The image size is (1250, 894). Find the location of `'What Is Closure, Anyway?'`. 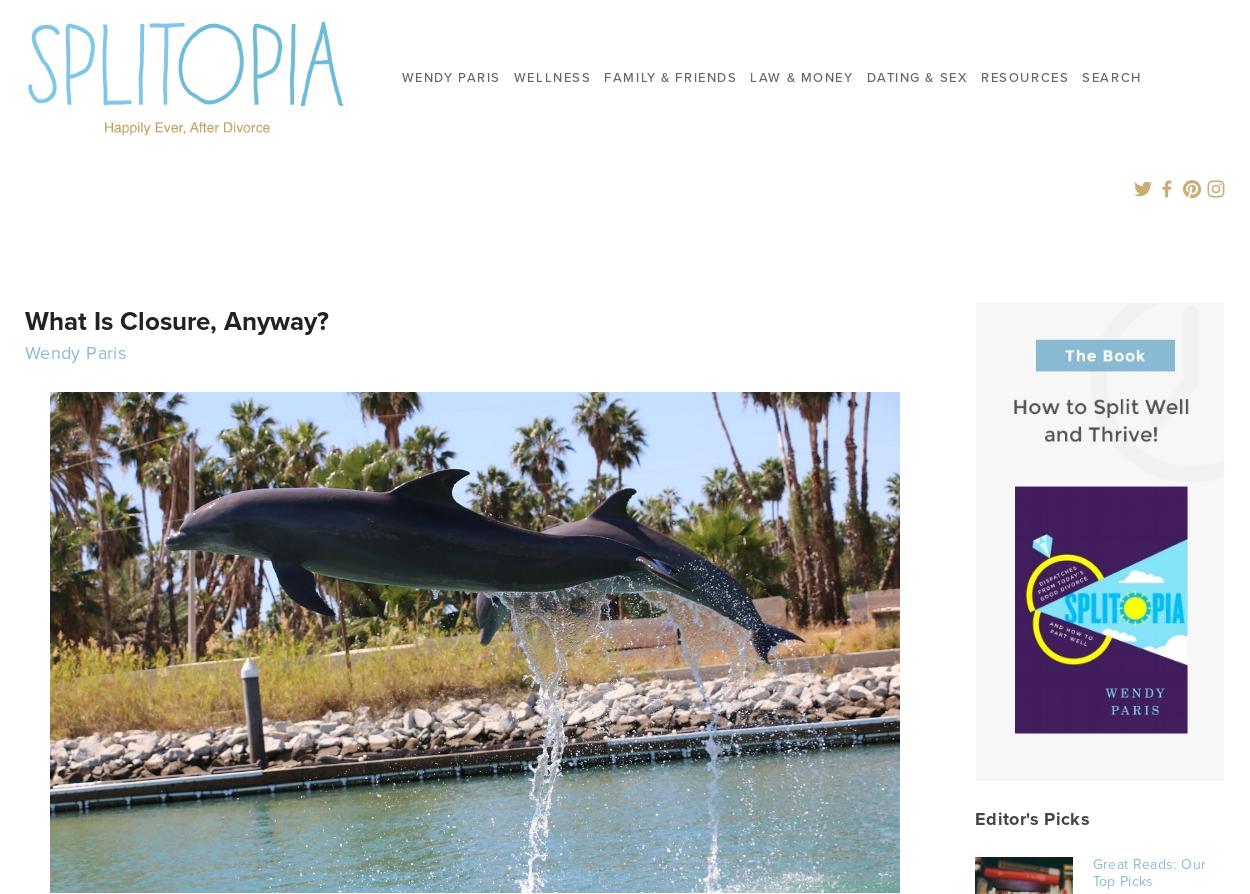

'What Is Closure, Anyway?' is located at coordinates (177, 320).